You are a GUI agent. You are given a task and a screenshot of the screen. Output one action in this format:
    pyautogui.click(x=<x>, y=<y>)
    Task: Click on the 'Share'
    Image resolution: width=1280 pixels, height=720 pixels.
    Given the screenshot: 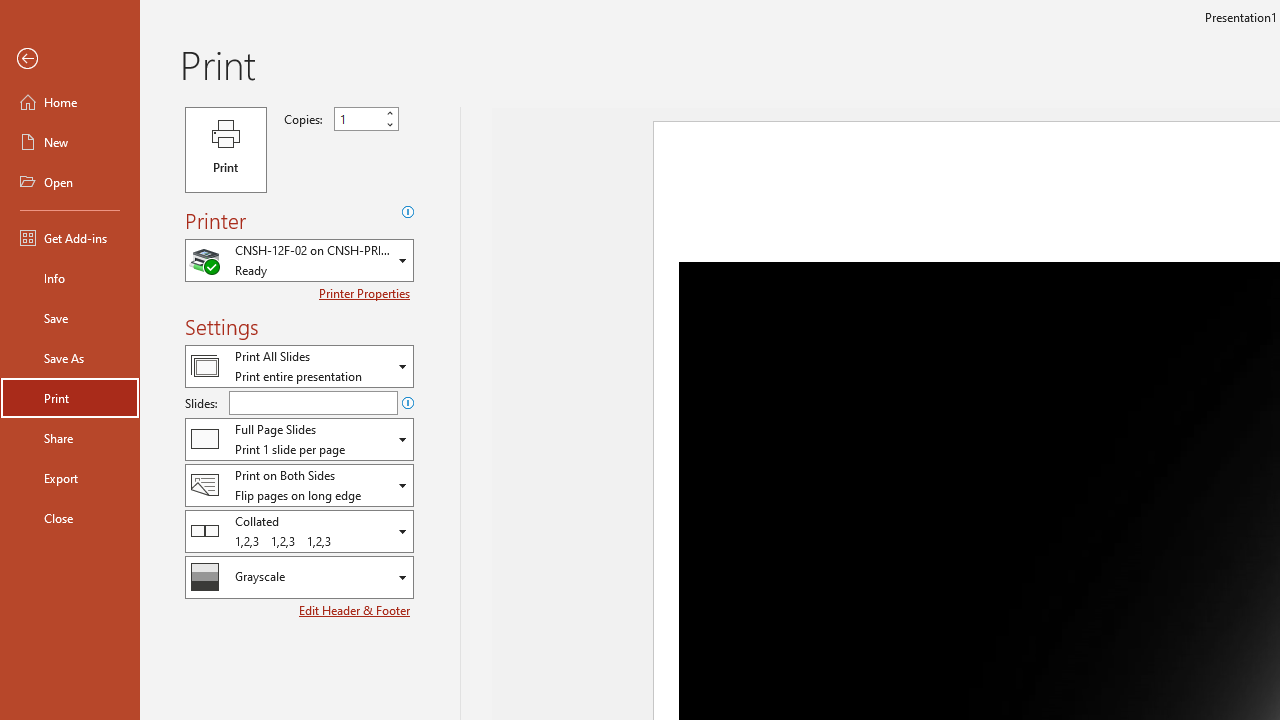 What is the action you would take?
    pyautogui.click(x=69, y=437)
    